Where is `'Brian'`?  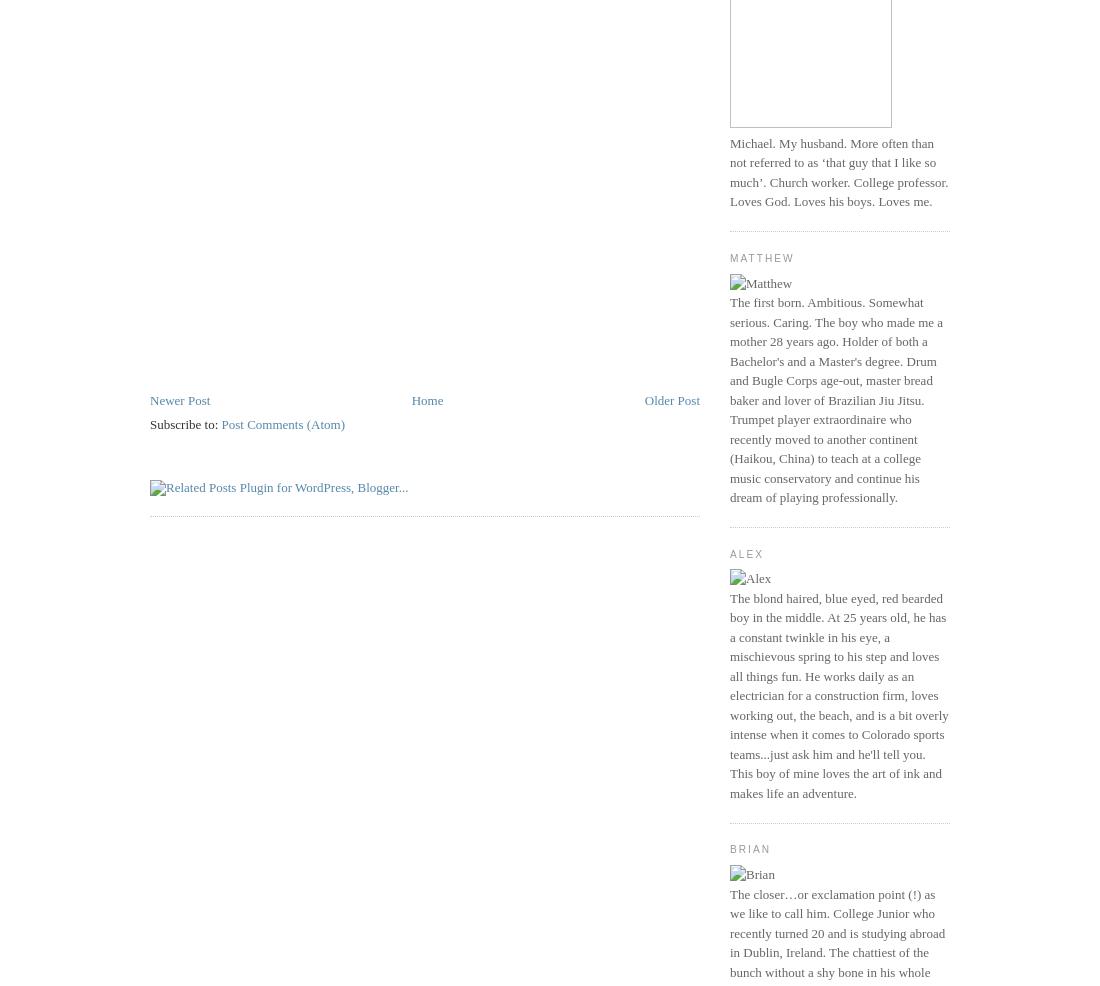
'Brian' is located at coordinates (728, 848).